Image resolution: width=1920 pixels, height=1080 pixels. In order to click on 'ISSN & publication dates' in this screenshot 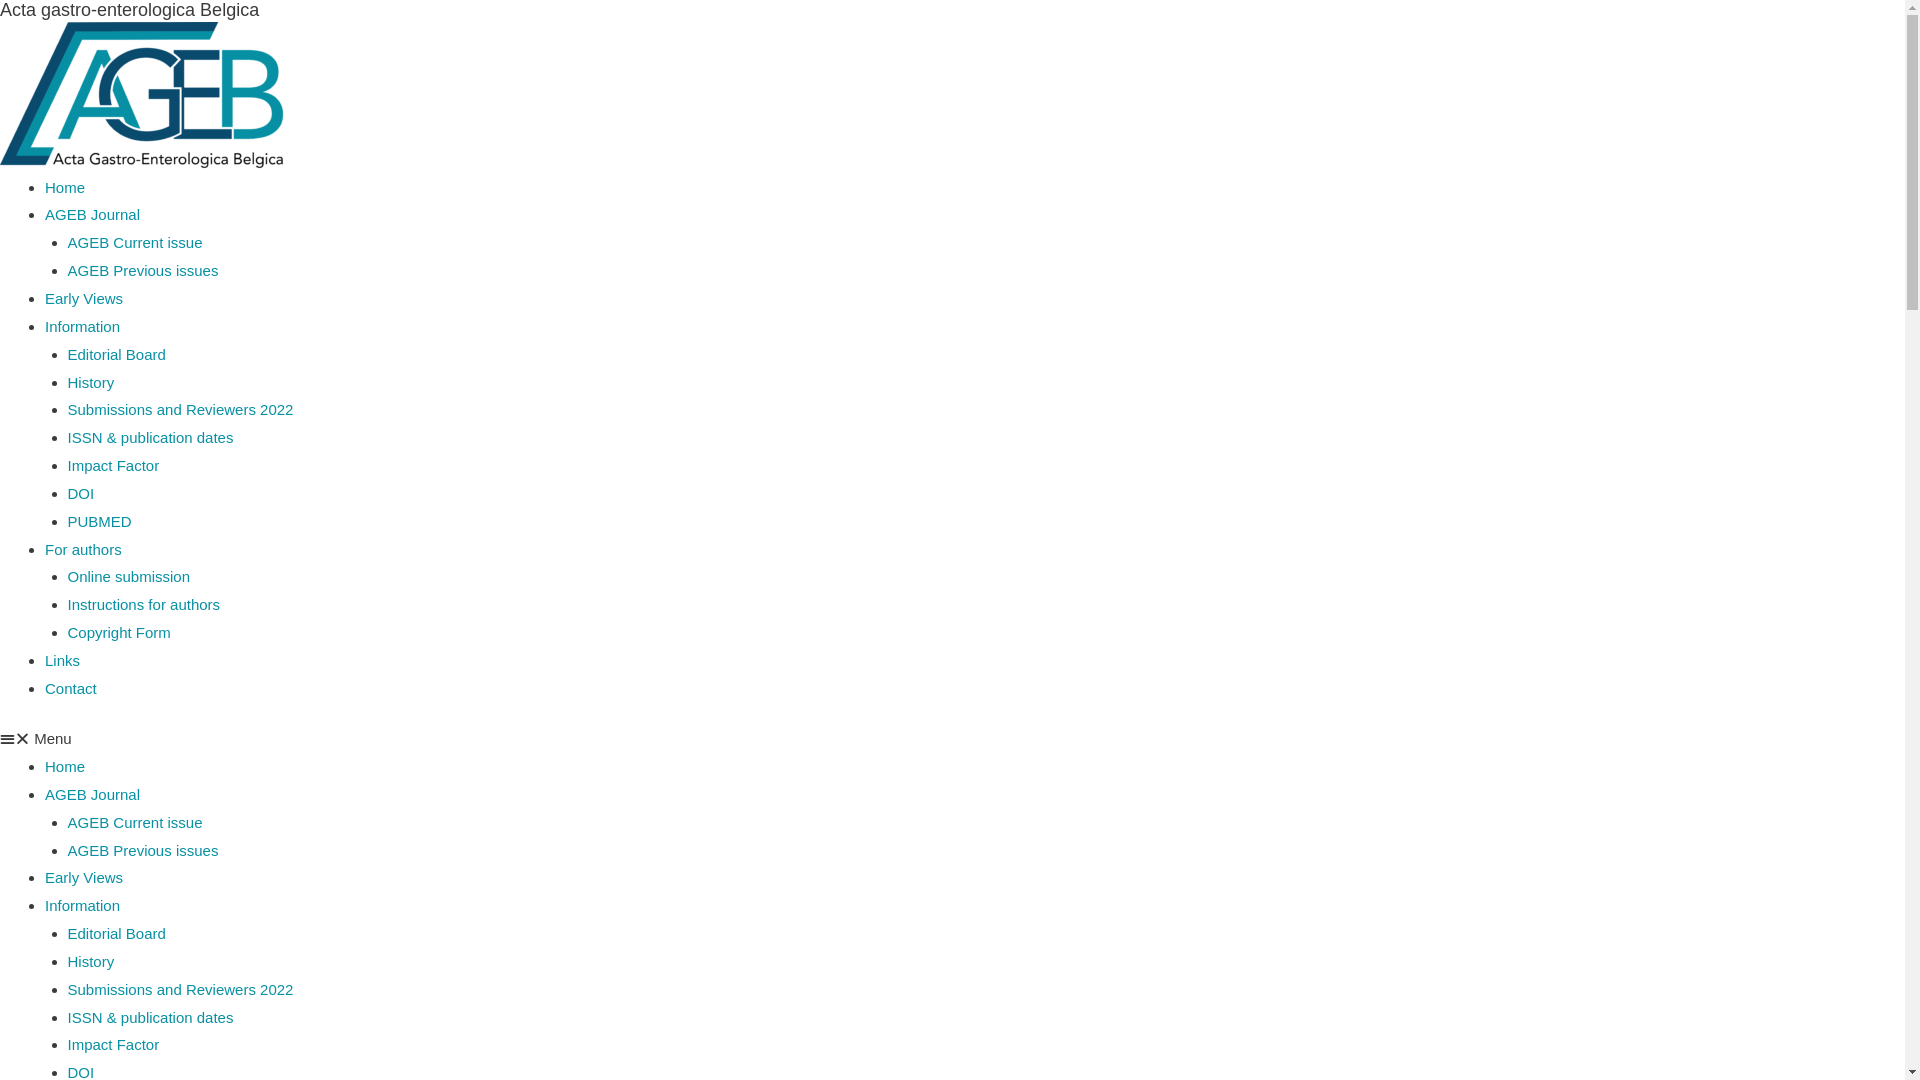, I will do `click(67, 1017)`.